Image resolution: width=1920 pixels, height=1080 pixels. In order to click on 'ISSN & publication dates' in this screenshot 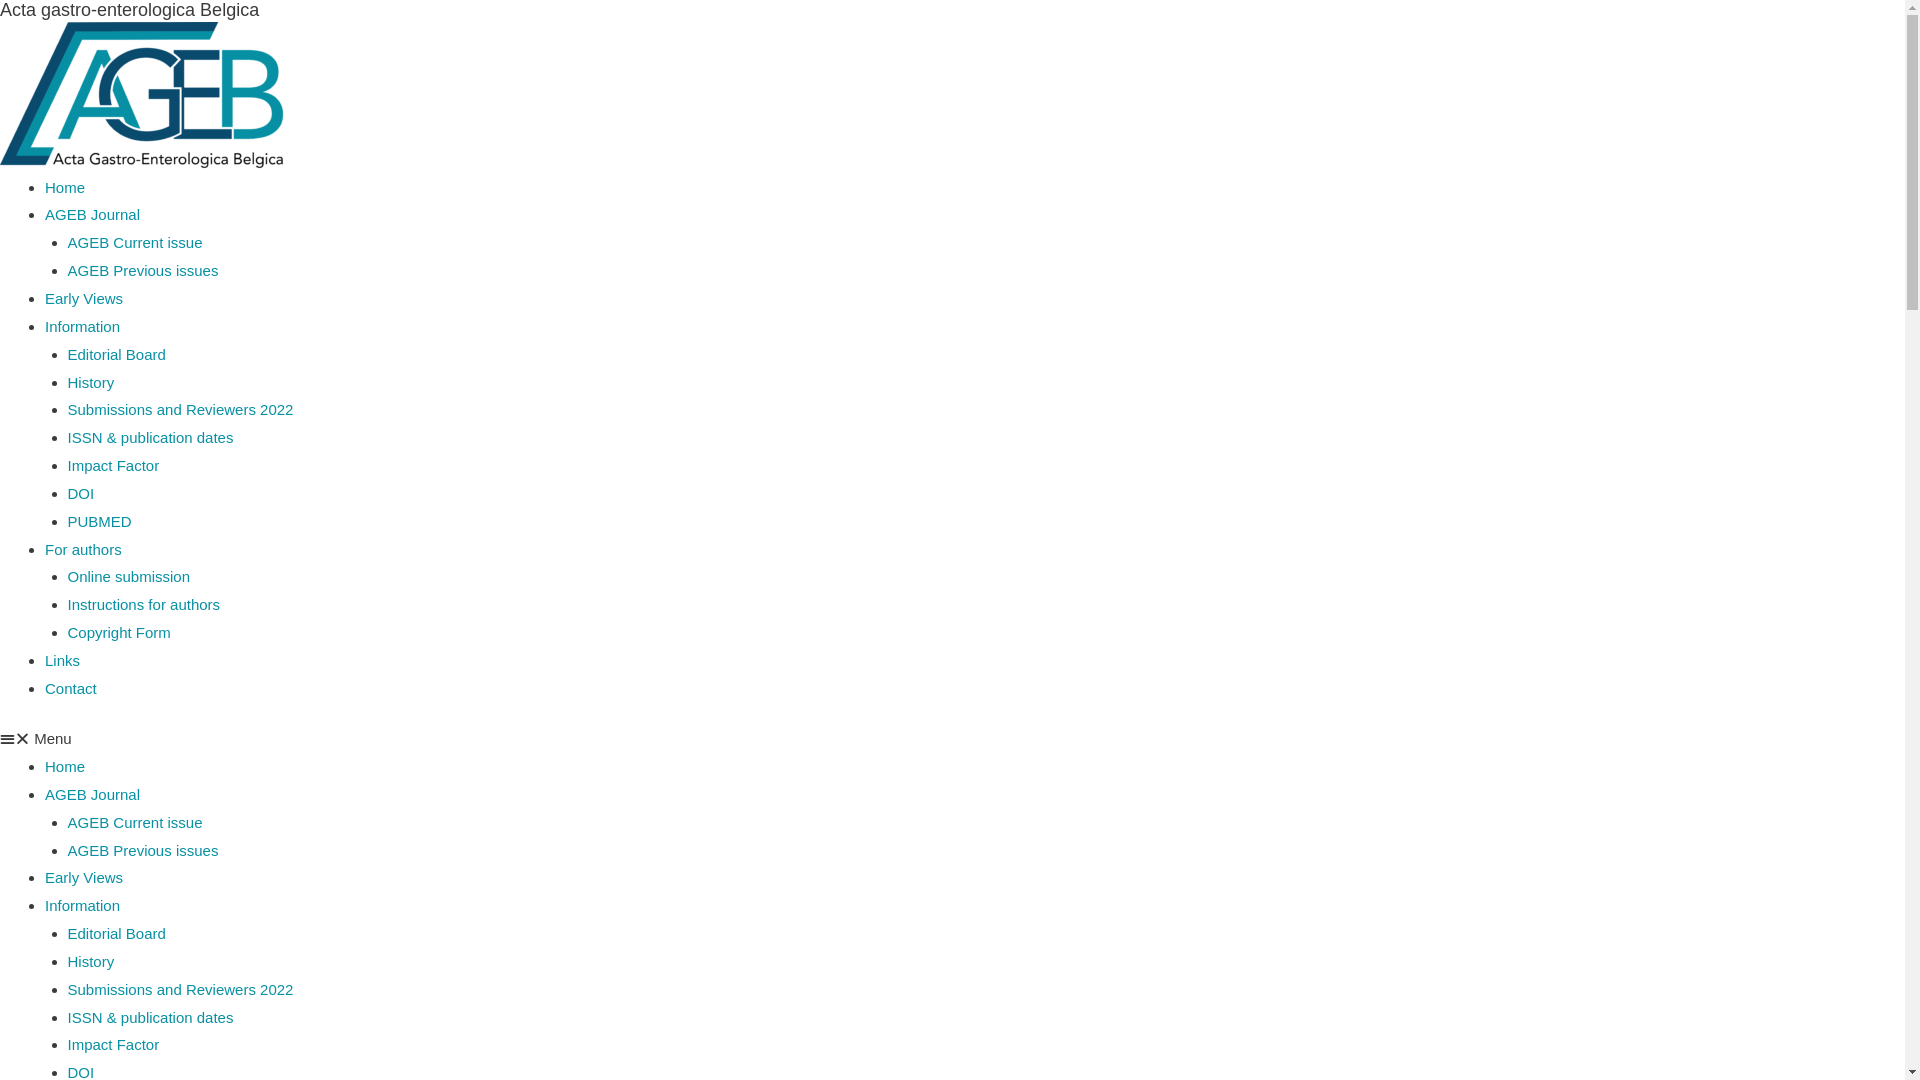, I will do `click(67, 1017)`.